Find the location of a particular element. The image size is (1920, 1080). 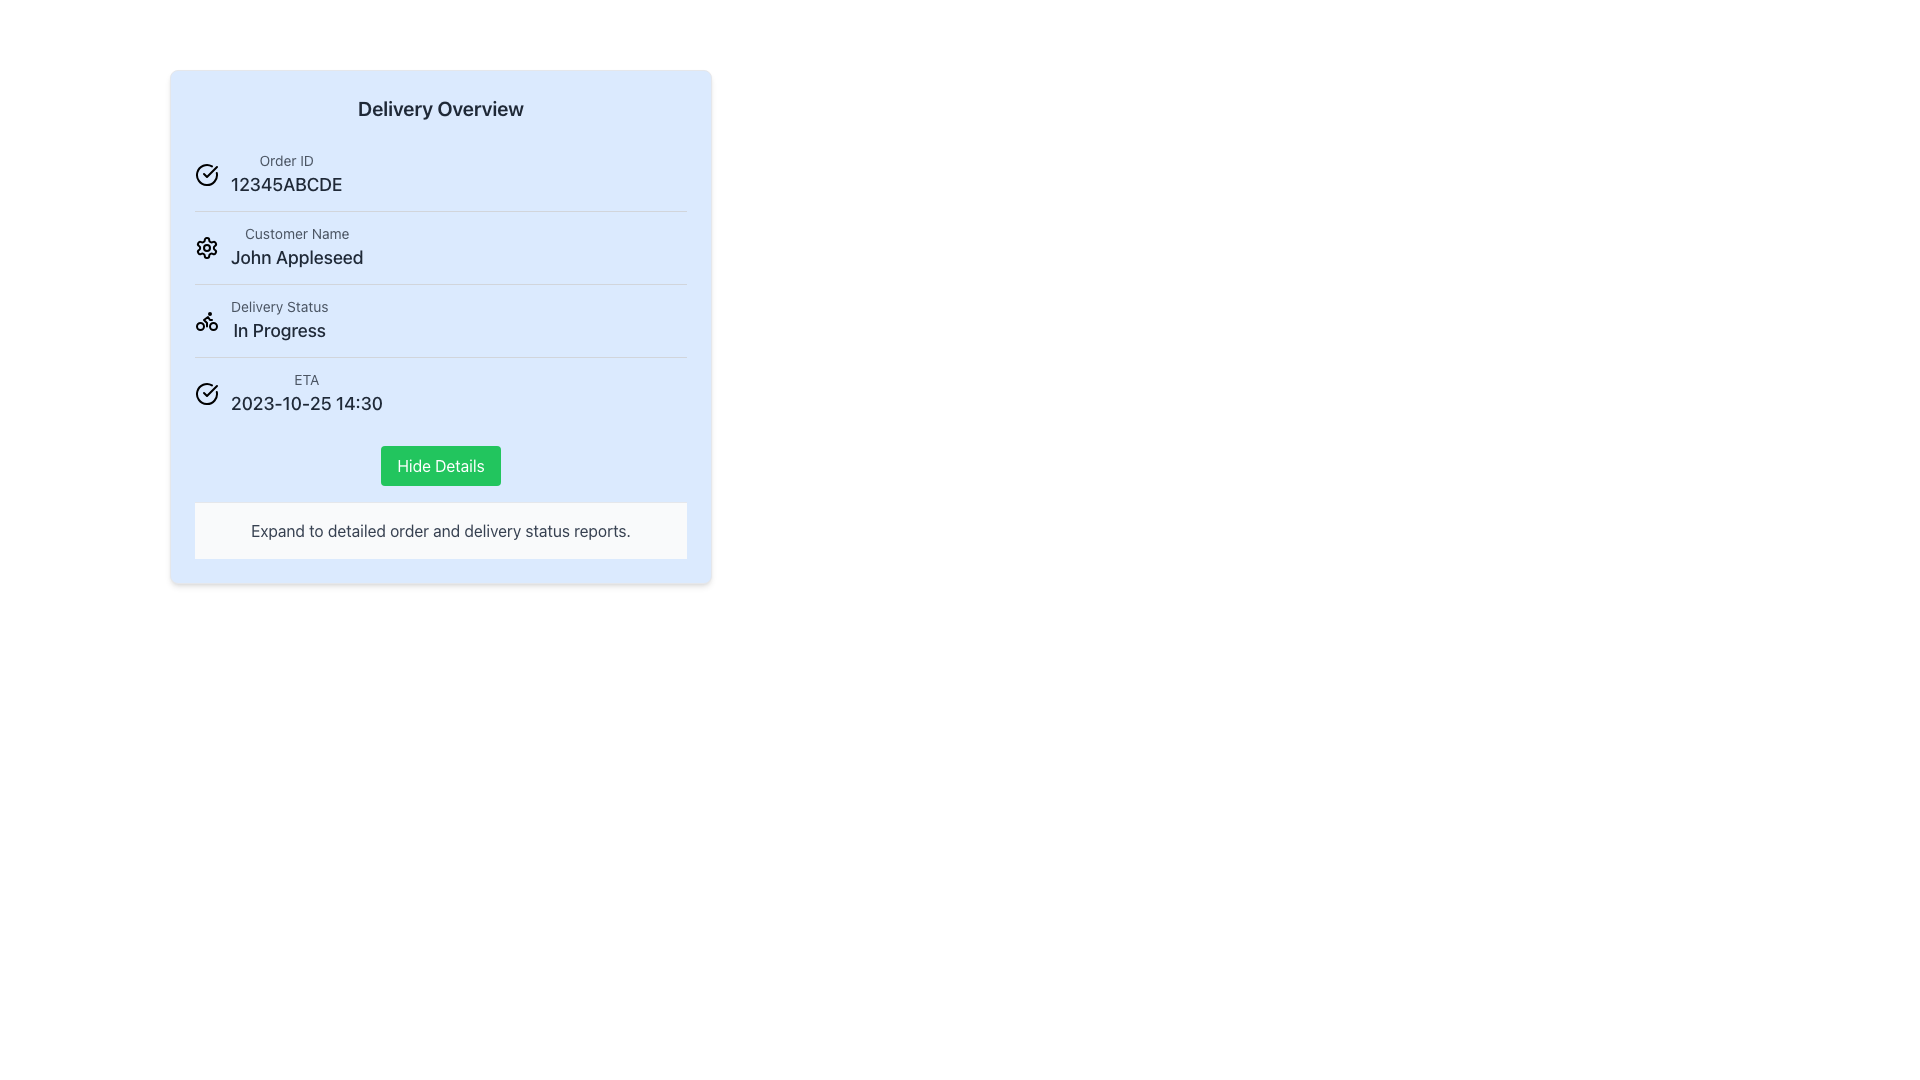

the 'Delivery Status' text label, which is styled in a subtle gray color and is part of a card layout with a light blue background is located at coordinates (278, 307).